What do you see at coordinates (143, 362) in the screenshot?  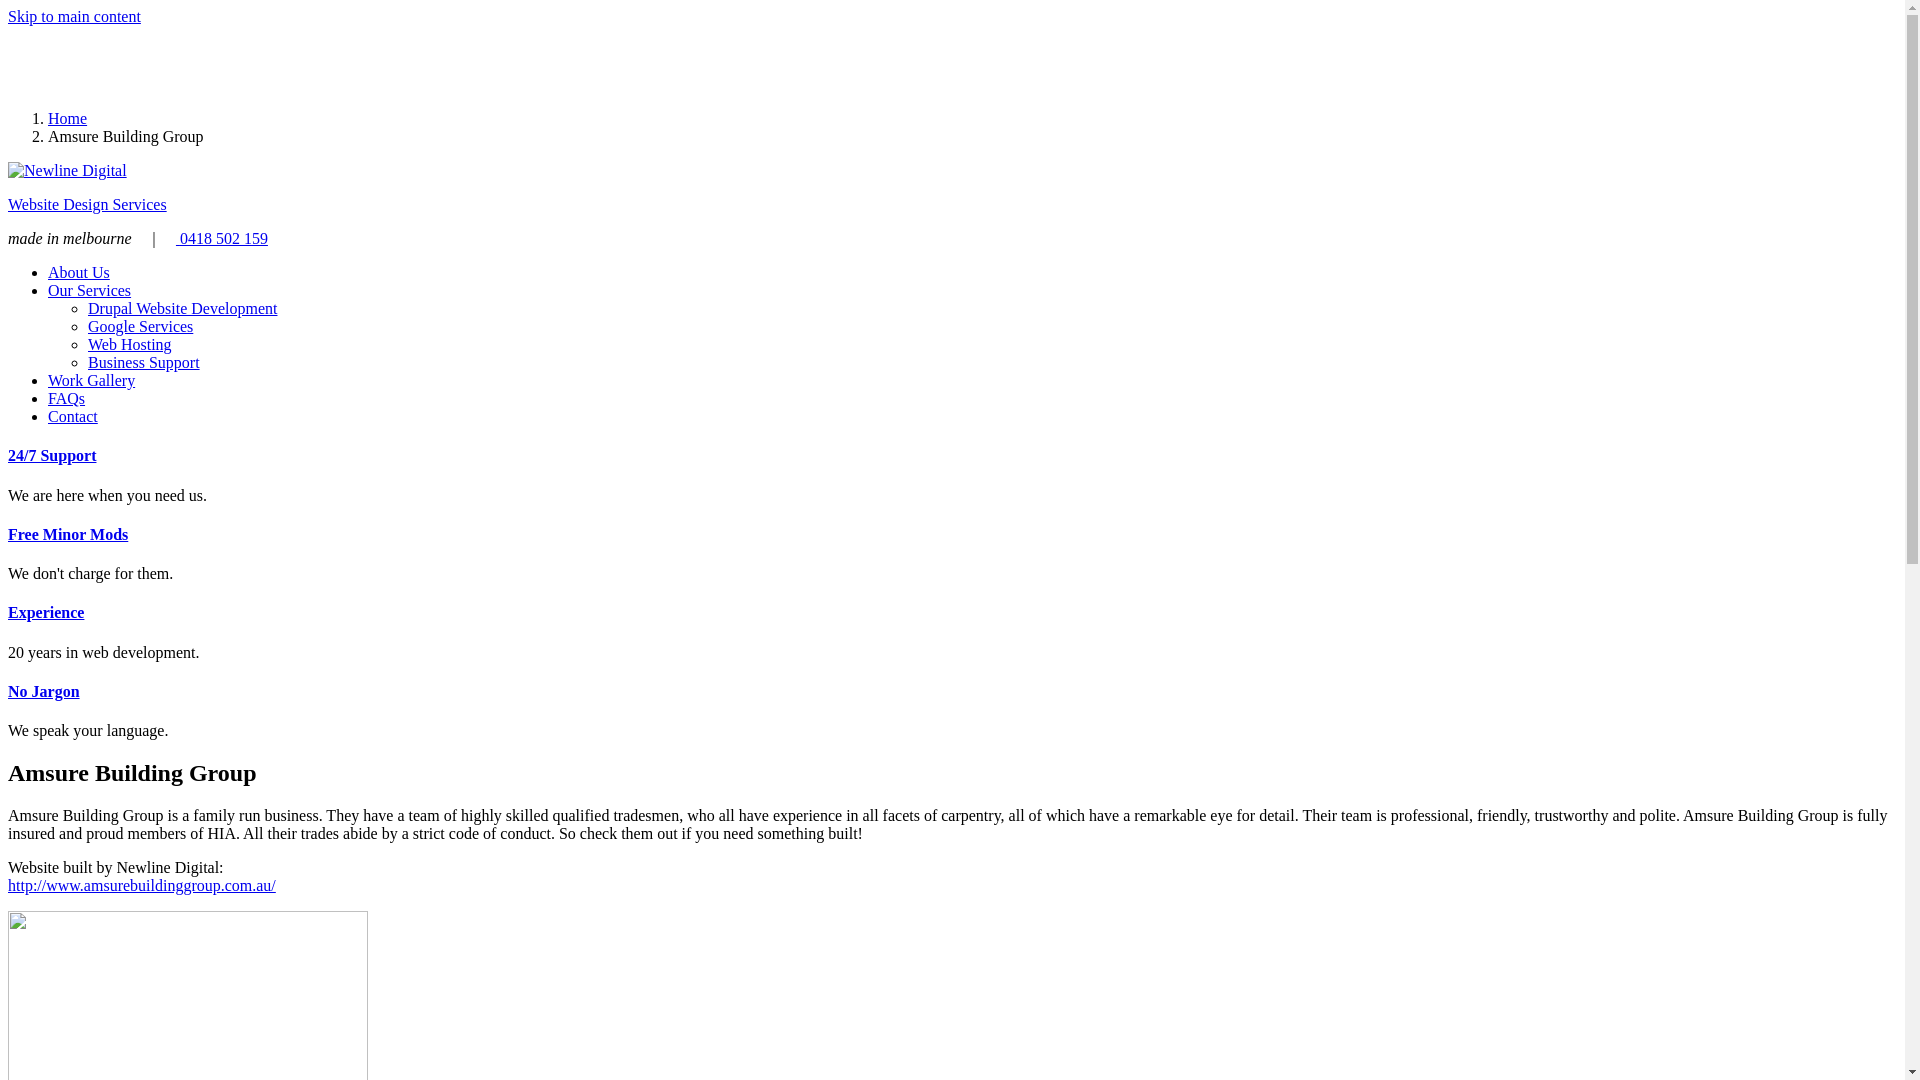 I see `'Business Support'` at bounding box center [143, 362].